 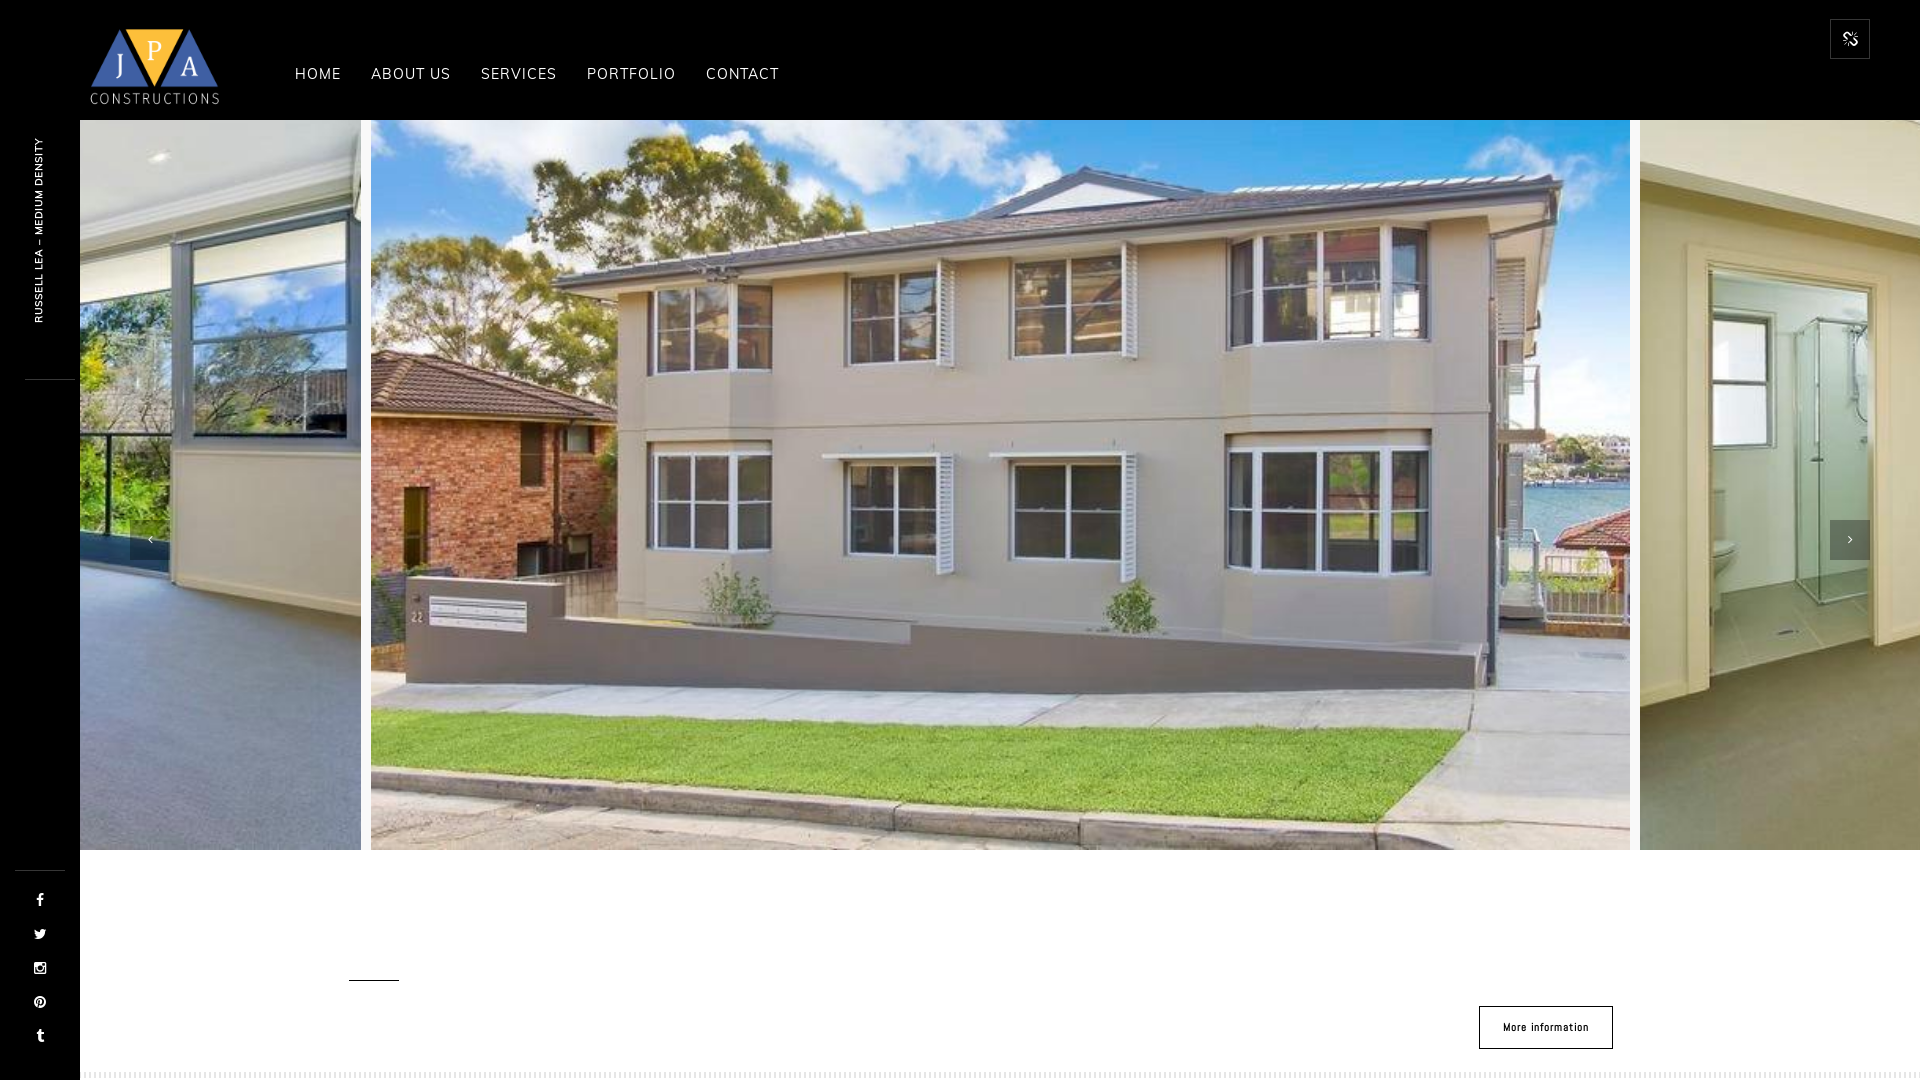 What do you see at coordinates (355, 72) in the screenshot?
I see `'ABOUT US'` at bounding box center [355, 72].